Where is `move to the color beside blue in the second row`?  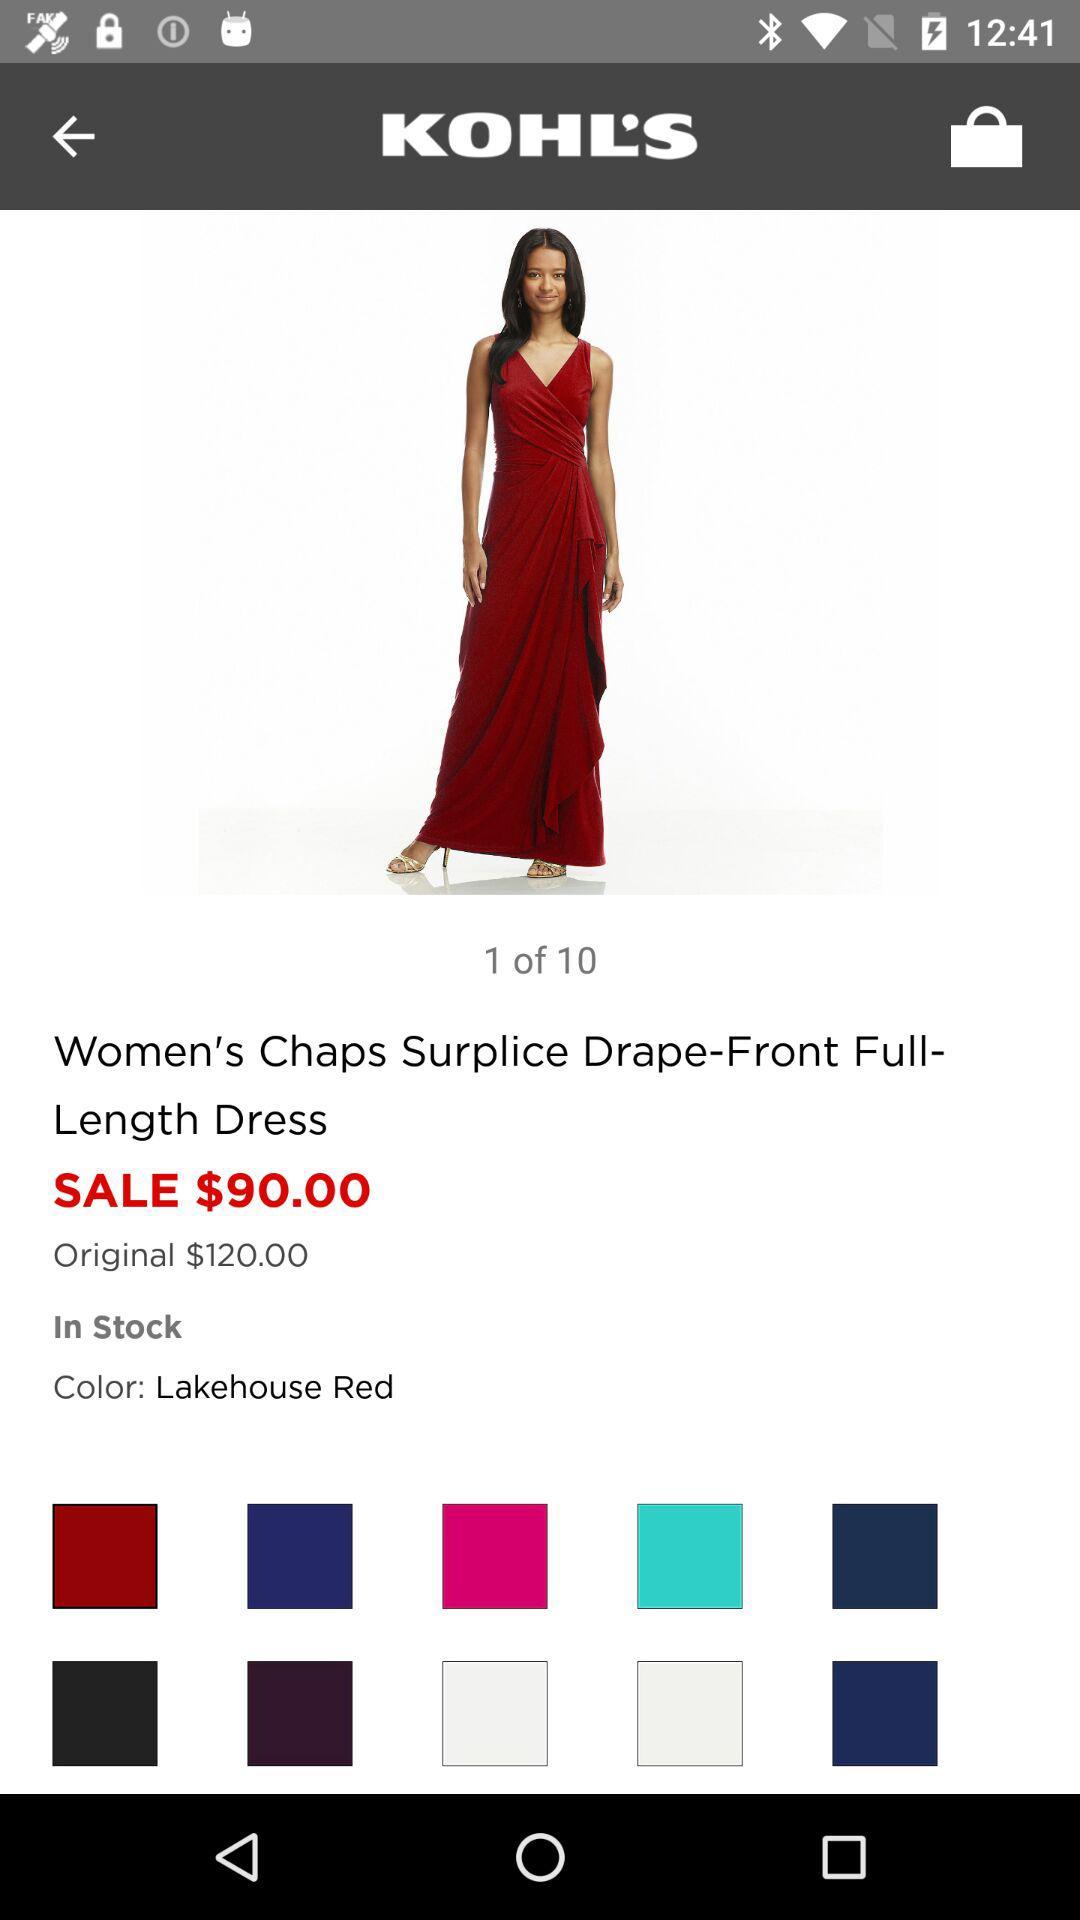 move to the color beside blue in the second row is located at coordinates (689, 1712).